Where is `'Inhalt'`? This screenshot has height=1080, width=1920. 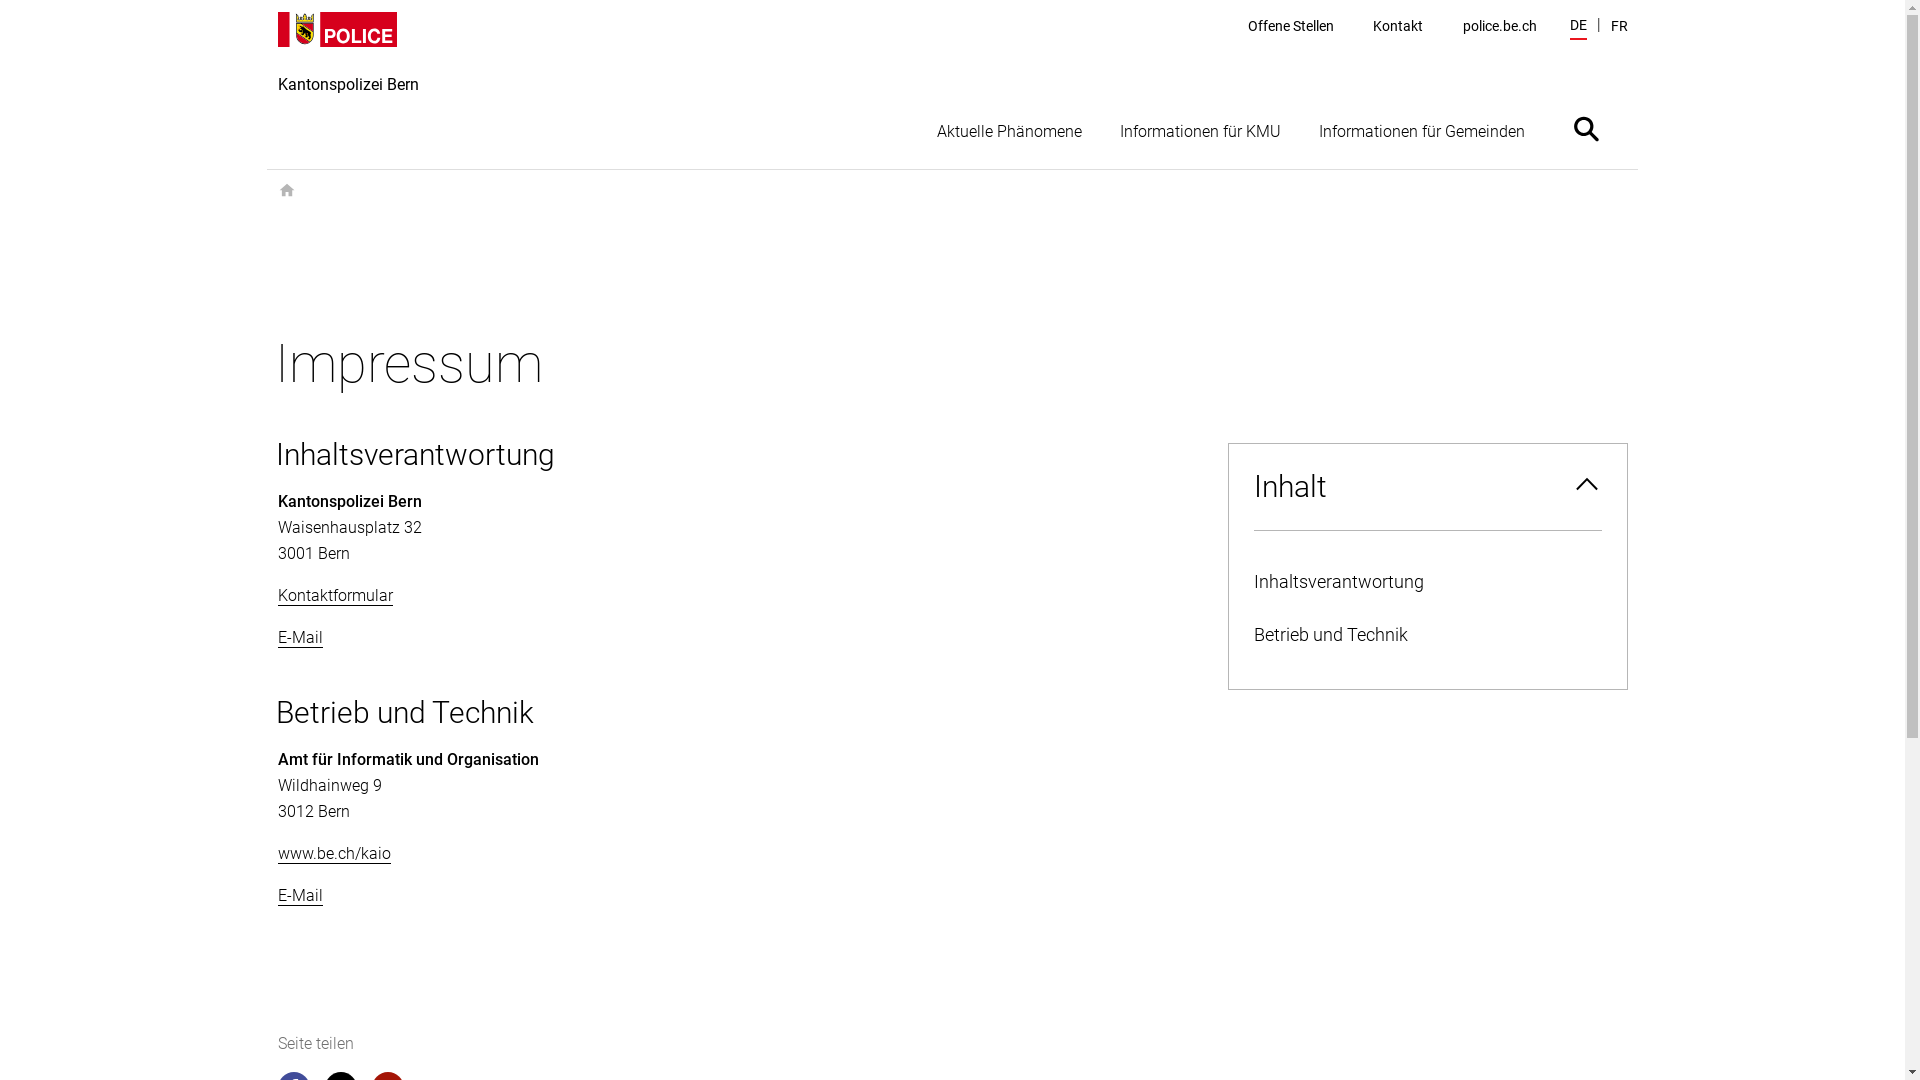
'Inhalt' is located at coordinates (1425, 486).